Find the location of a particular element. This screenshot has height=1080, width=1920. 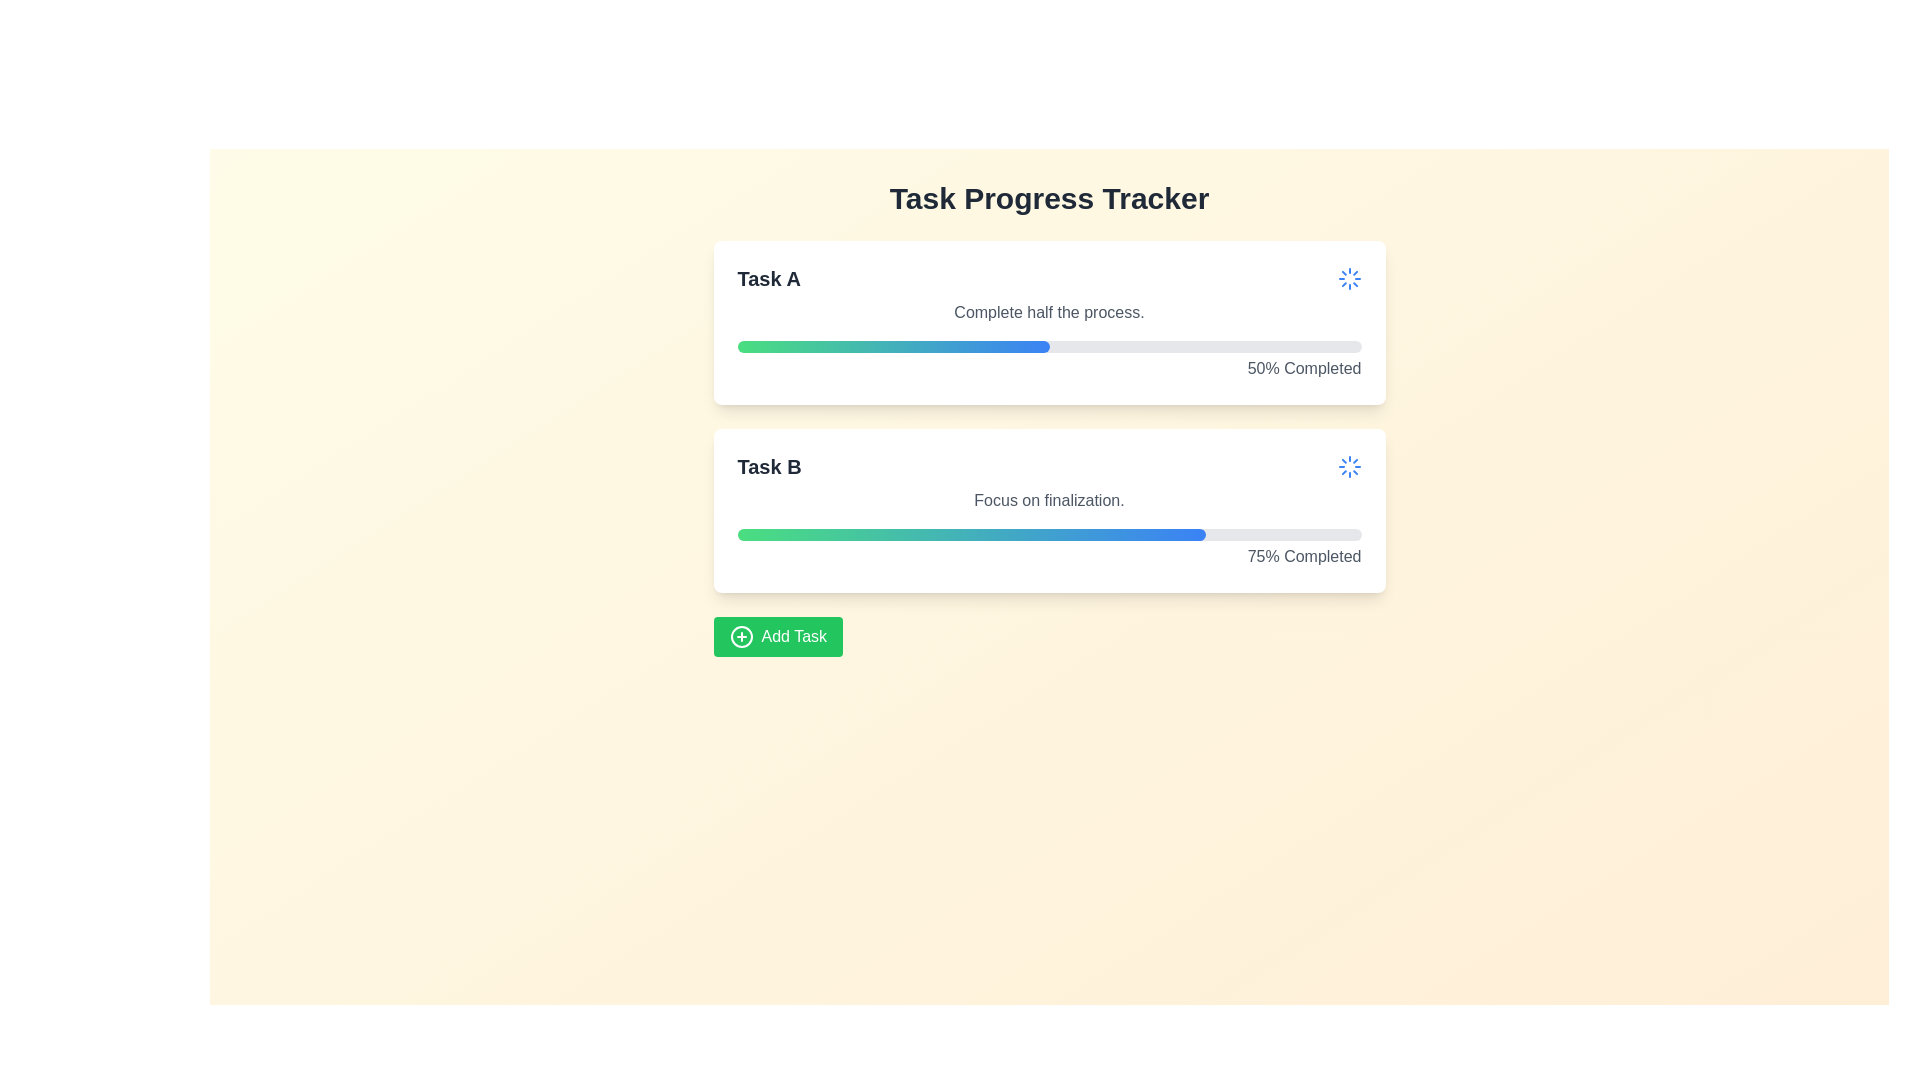

the blue loader or spinner icon located in the top-right corner of the 'Task B' card to understand its action is located at coordinates (1349, 466).